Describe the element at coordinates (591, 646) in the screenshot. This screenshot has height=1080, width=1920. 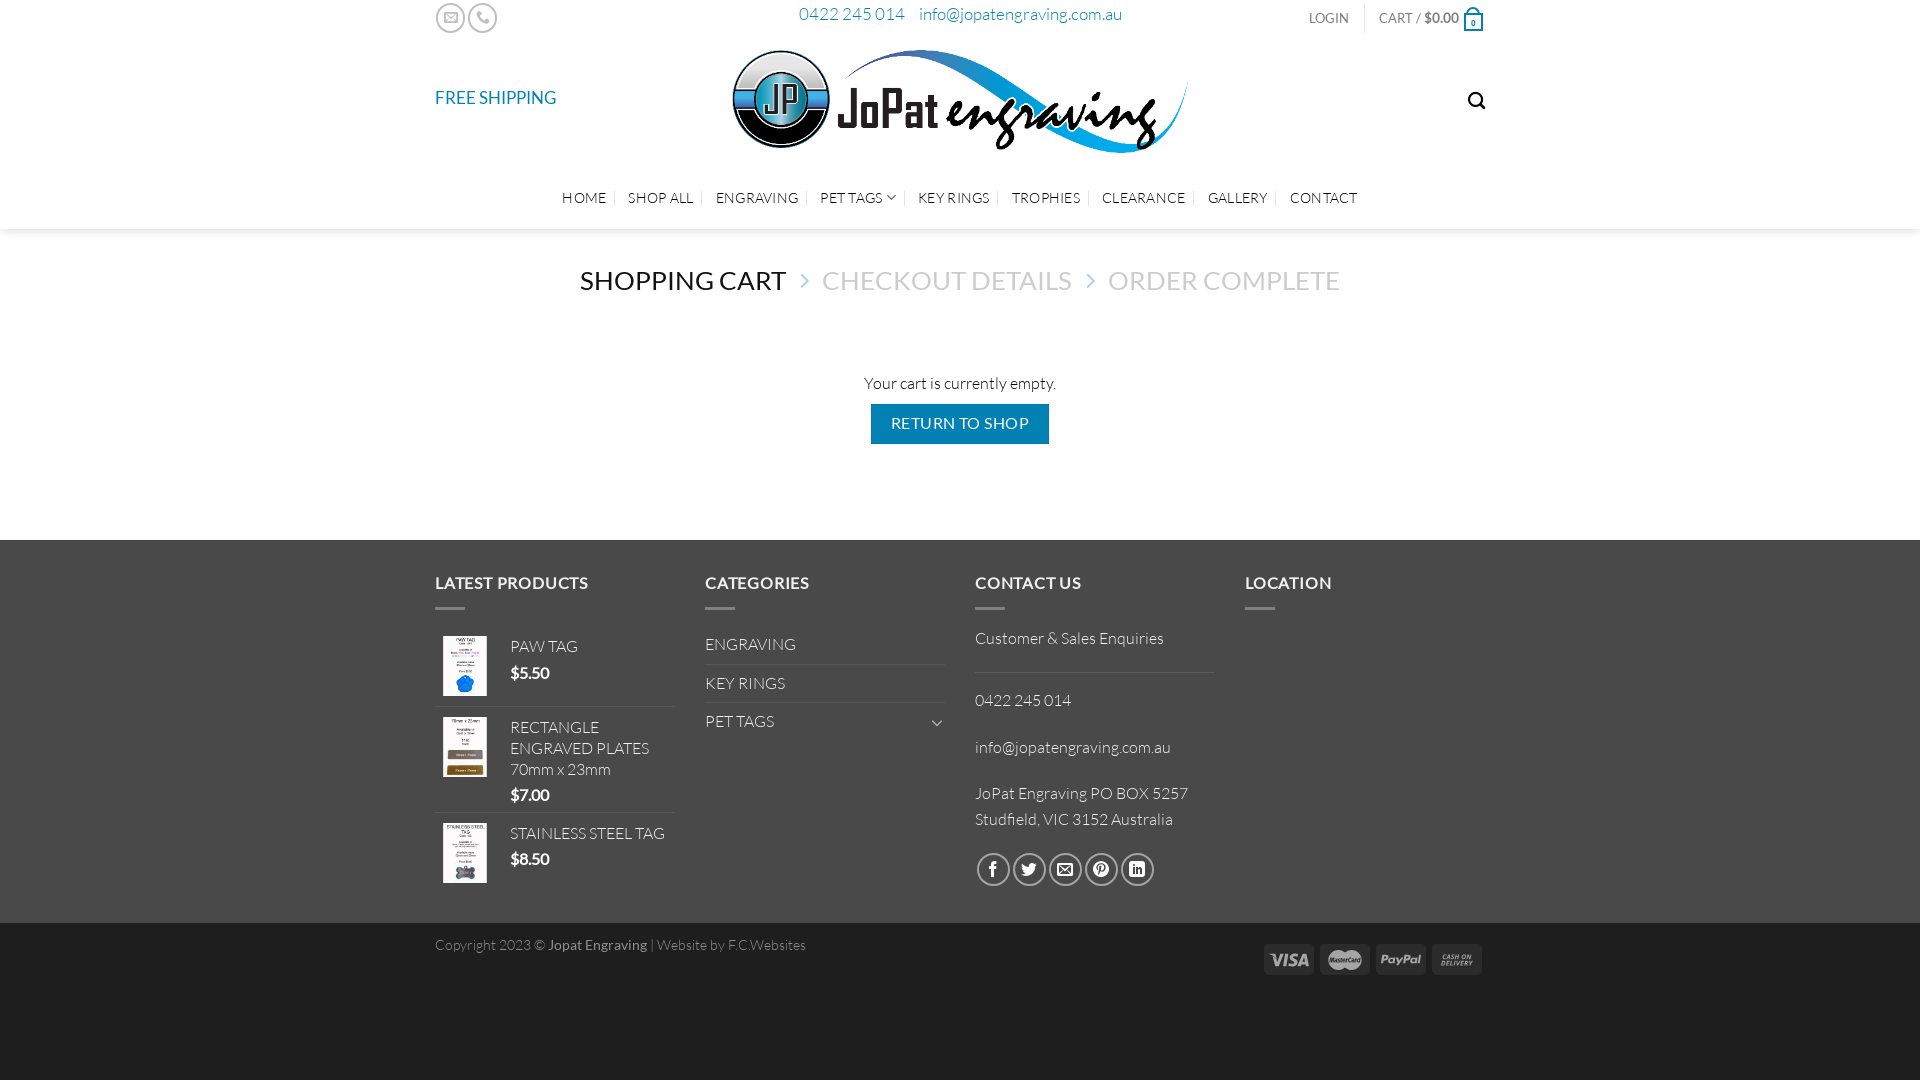
I see `'PAW TAG'` at that location.